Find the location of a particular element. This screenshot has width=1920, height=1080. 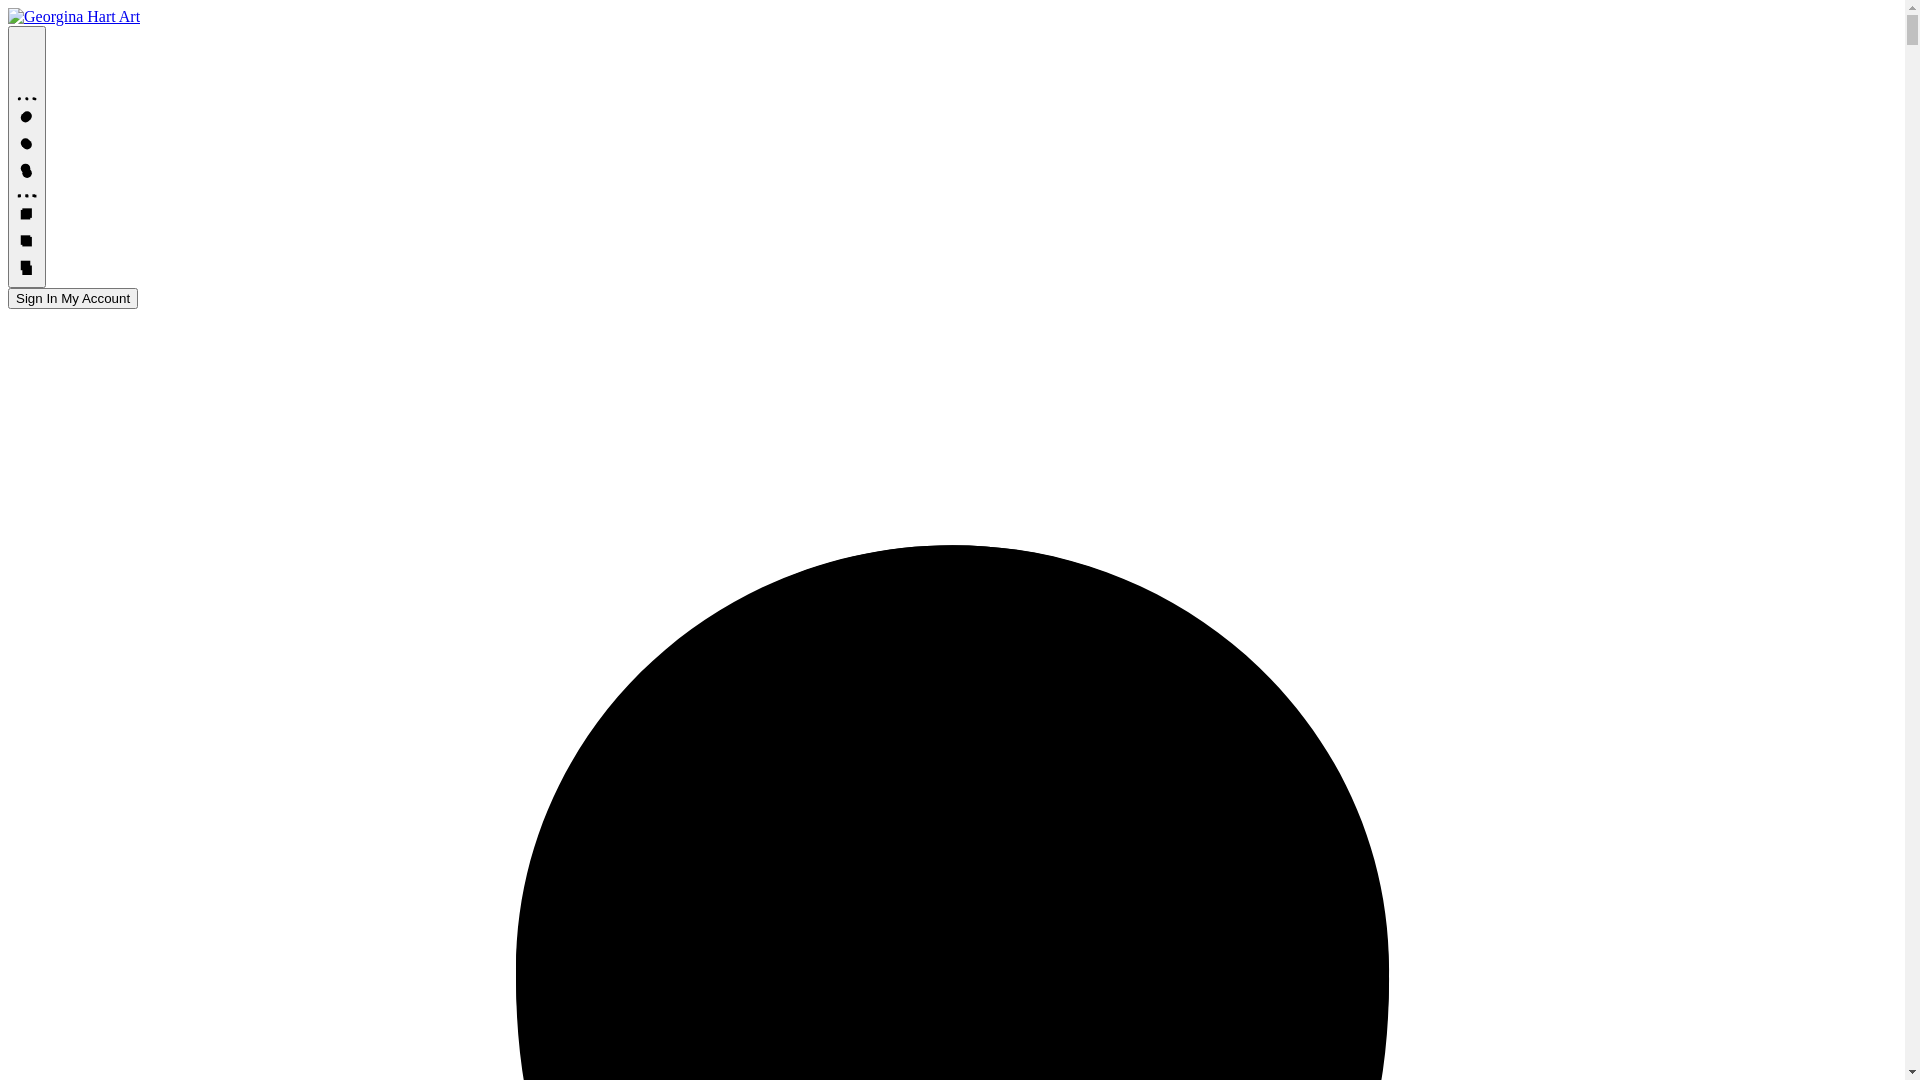

'Sign In My Account' is located at coordinates (8, 298).